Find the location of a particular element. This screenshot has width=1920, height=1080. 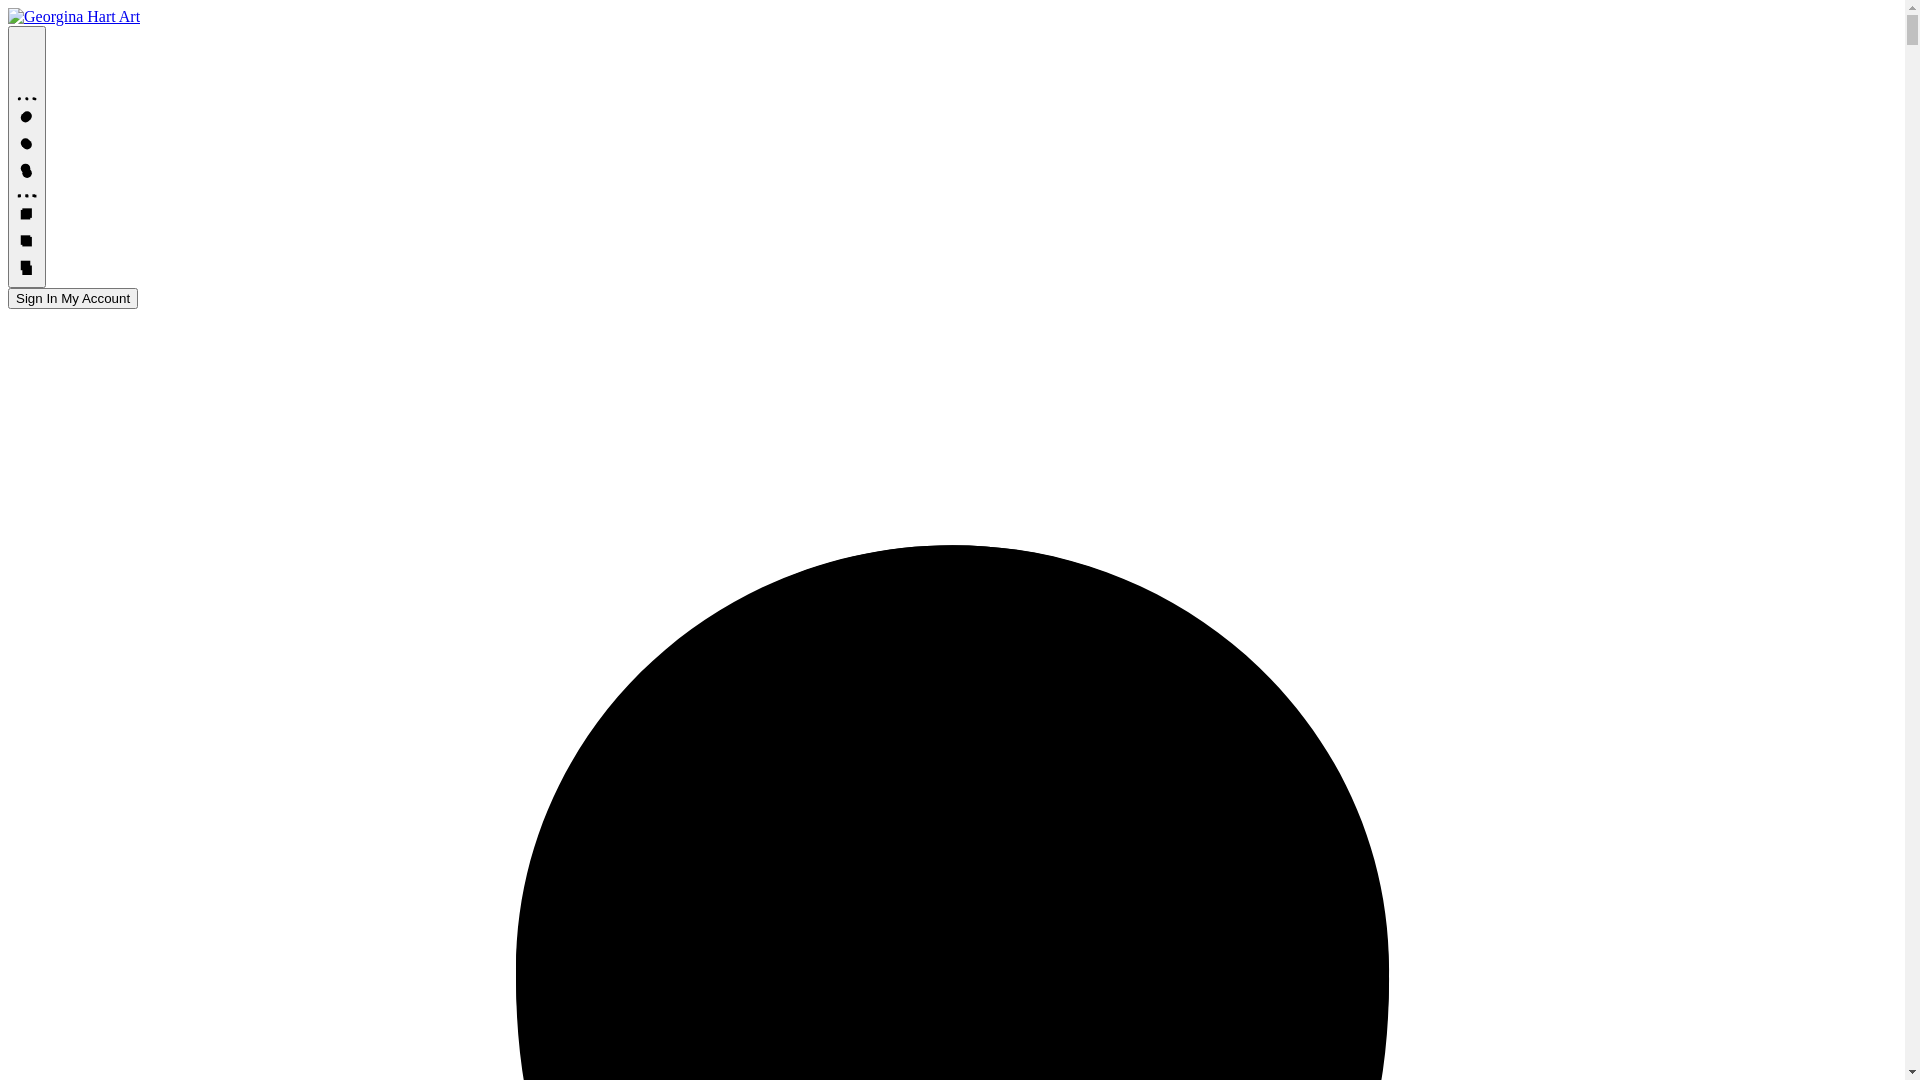

'Sign In My Account' is located at coordinates (8, 298).